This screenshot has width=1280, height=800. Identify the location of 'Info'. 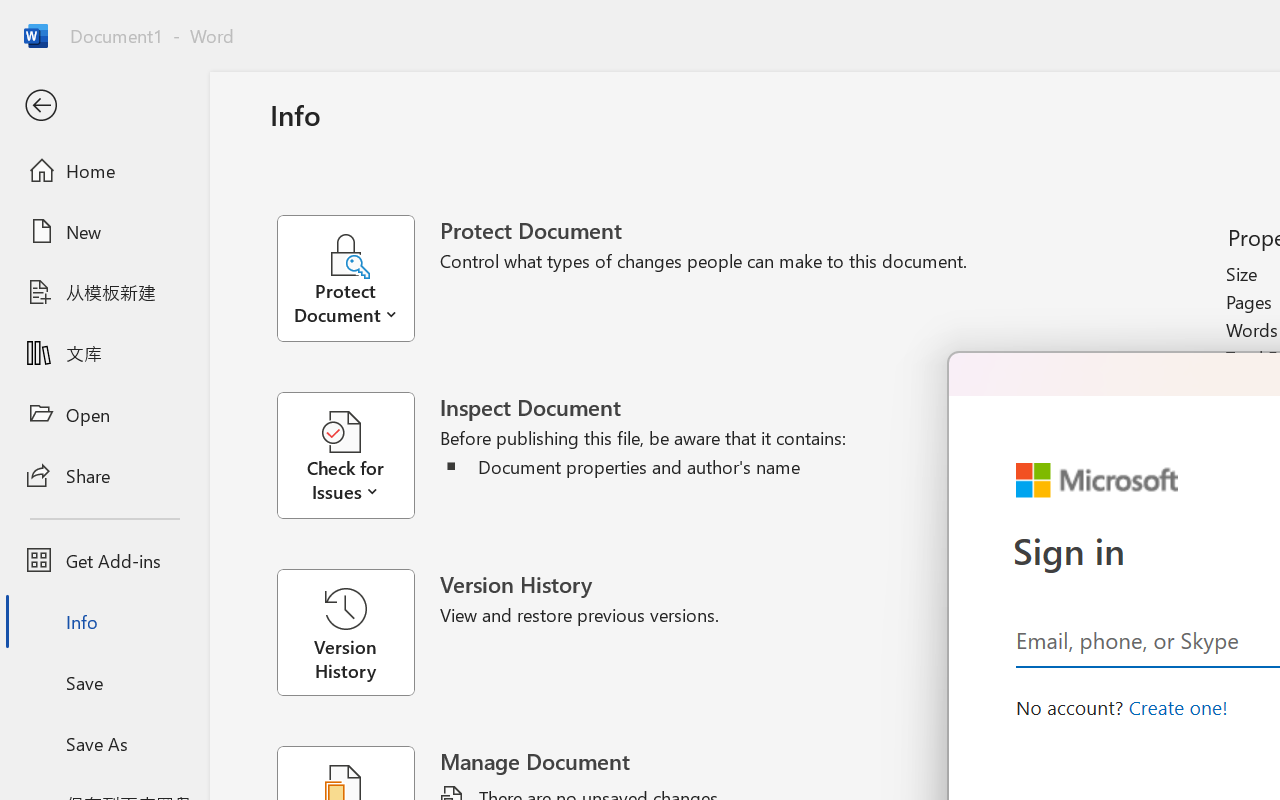
(103, 621).